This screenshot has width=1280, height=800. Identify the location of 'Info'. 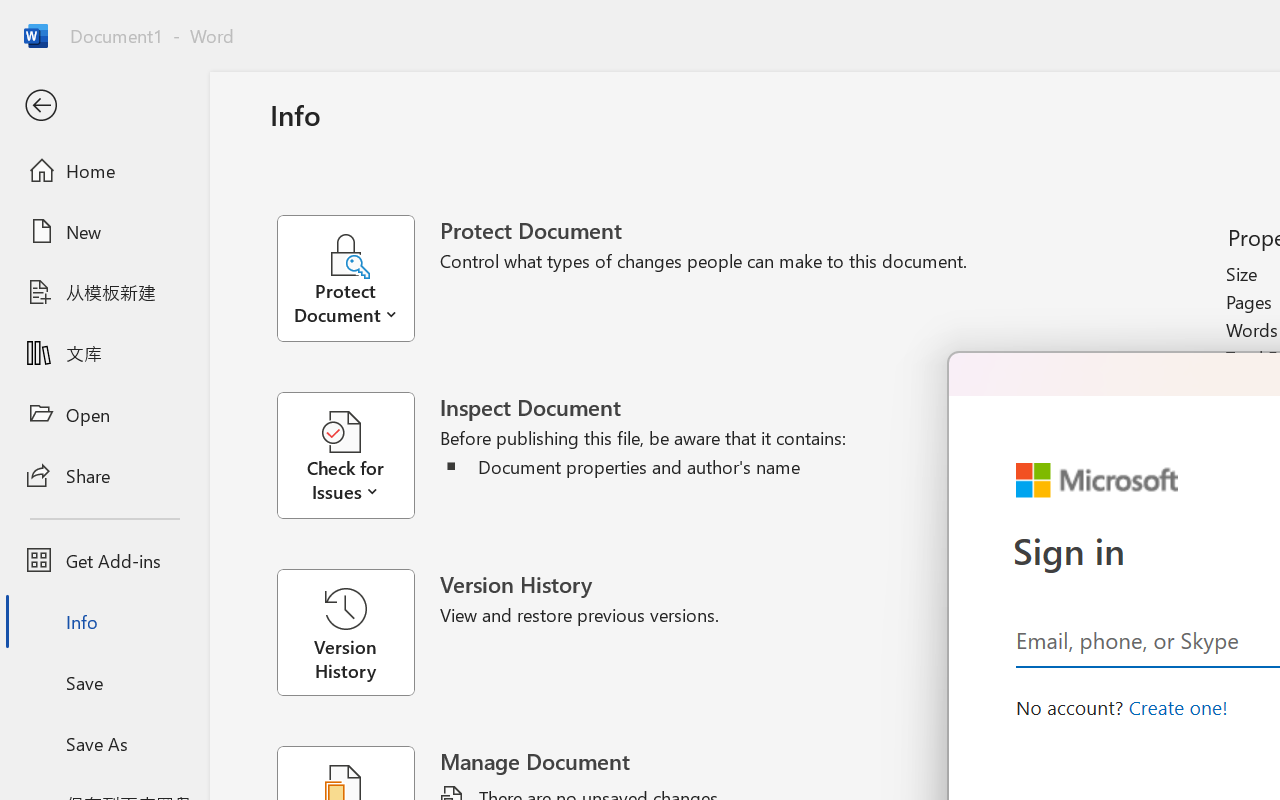
(103, 621).